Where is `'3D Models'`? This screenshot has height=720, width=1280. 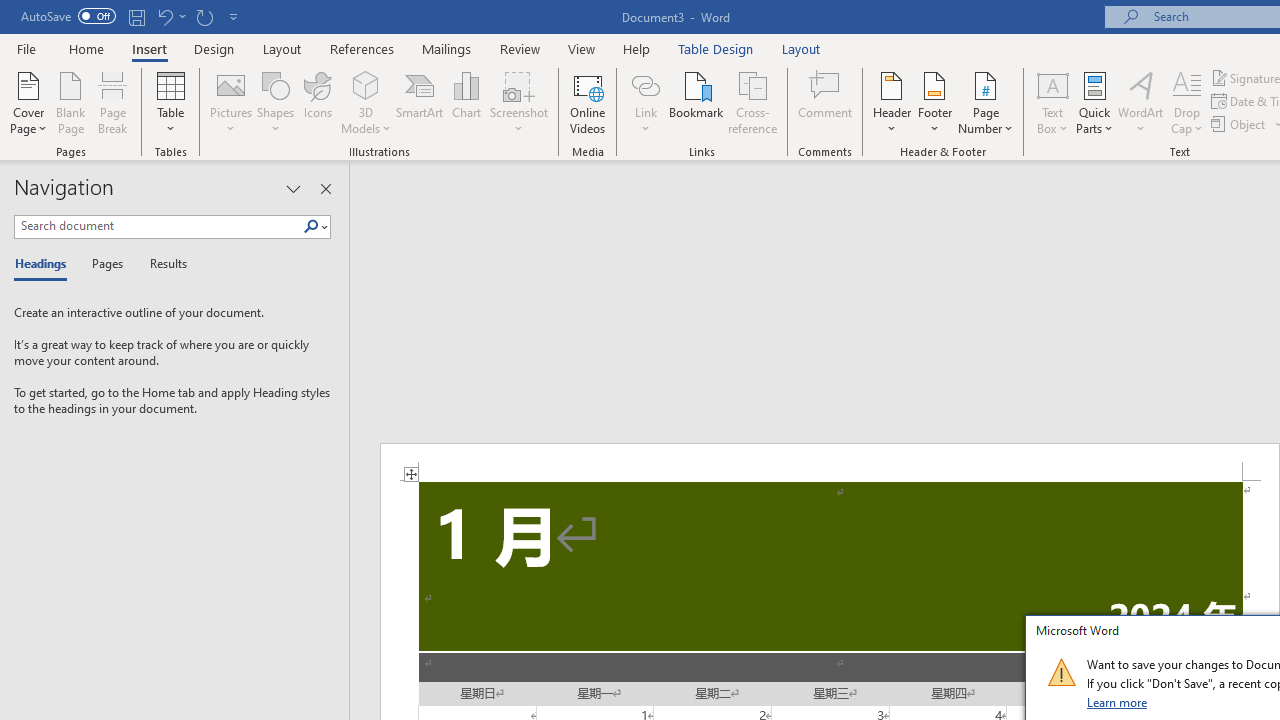 '3D Models' is located at coordinates (366, 103).